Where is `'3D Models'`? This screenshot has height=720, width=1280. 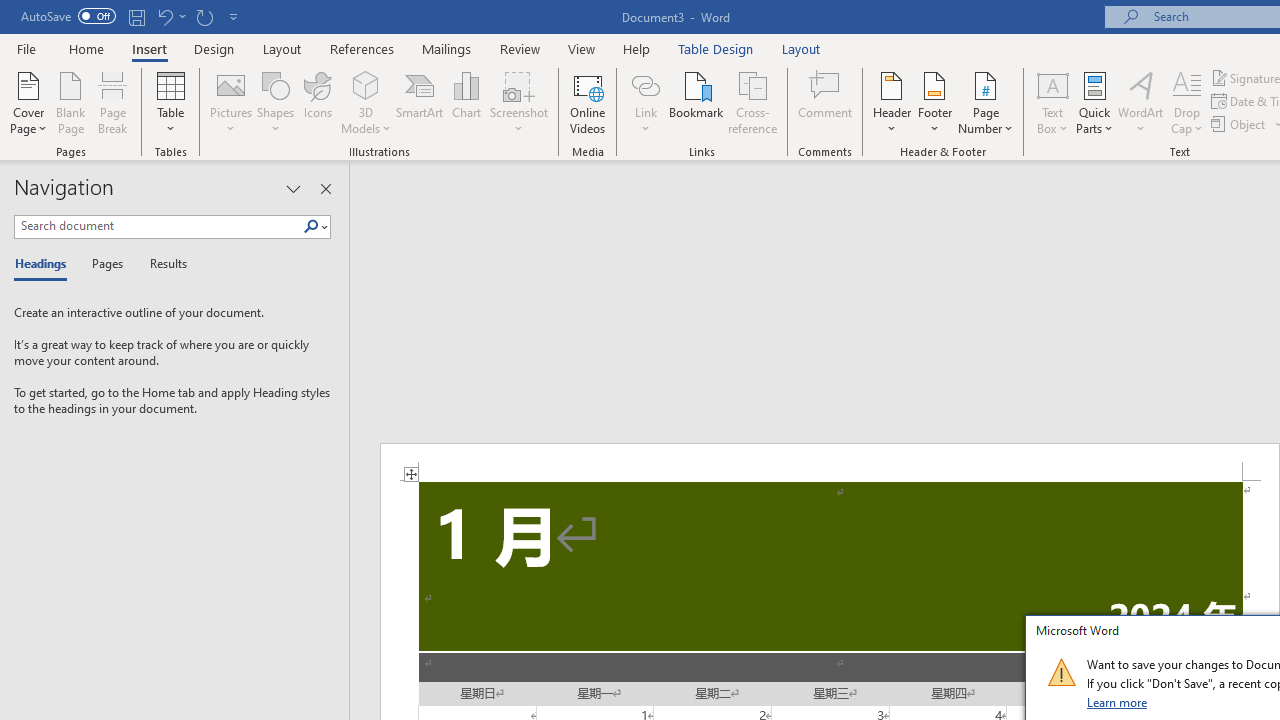 '3D Models' is located at coordinates (366, 103).